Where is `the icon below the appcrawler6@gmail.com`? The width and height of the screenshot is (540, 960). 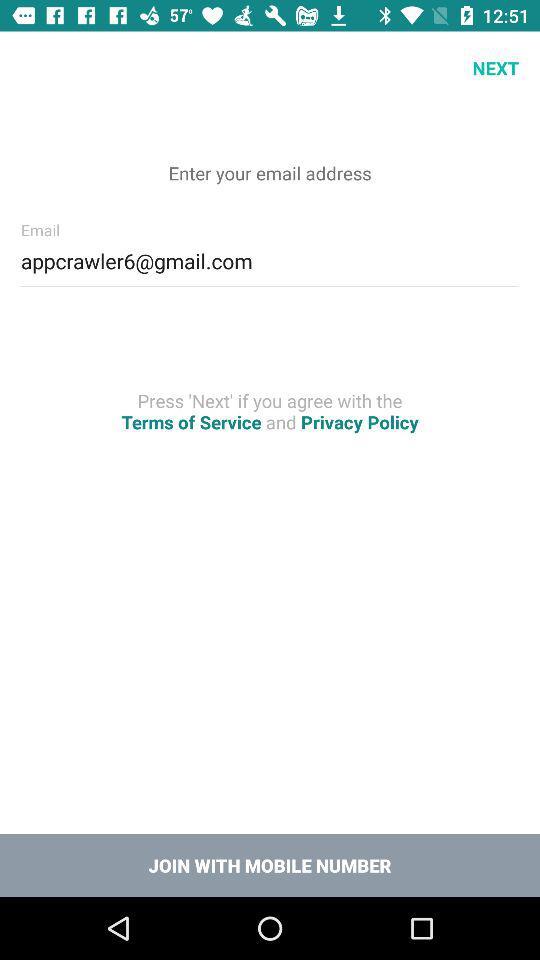
the icon below the appcrawler6@gmail.com is located at coordinates (270, 410).